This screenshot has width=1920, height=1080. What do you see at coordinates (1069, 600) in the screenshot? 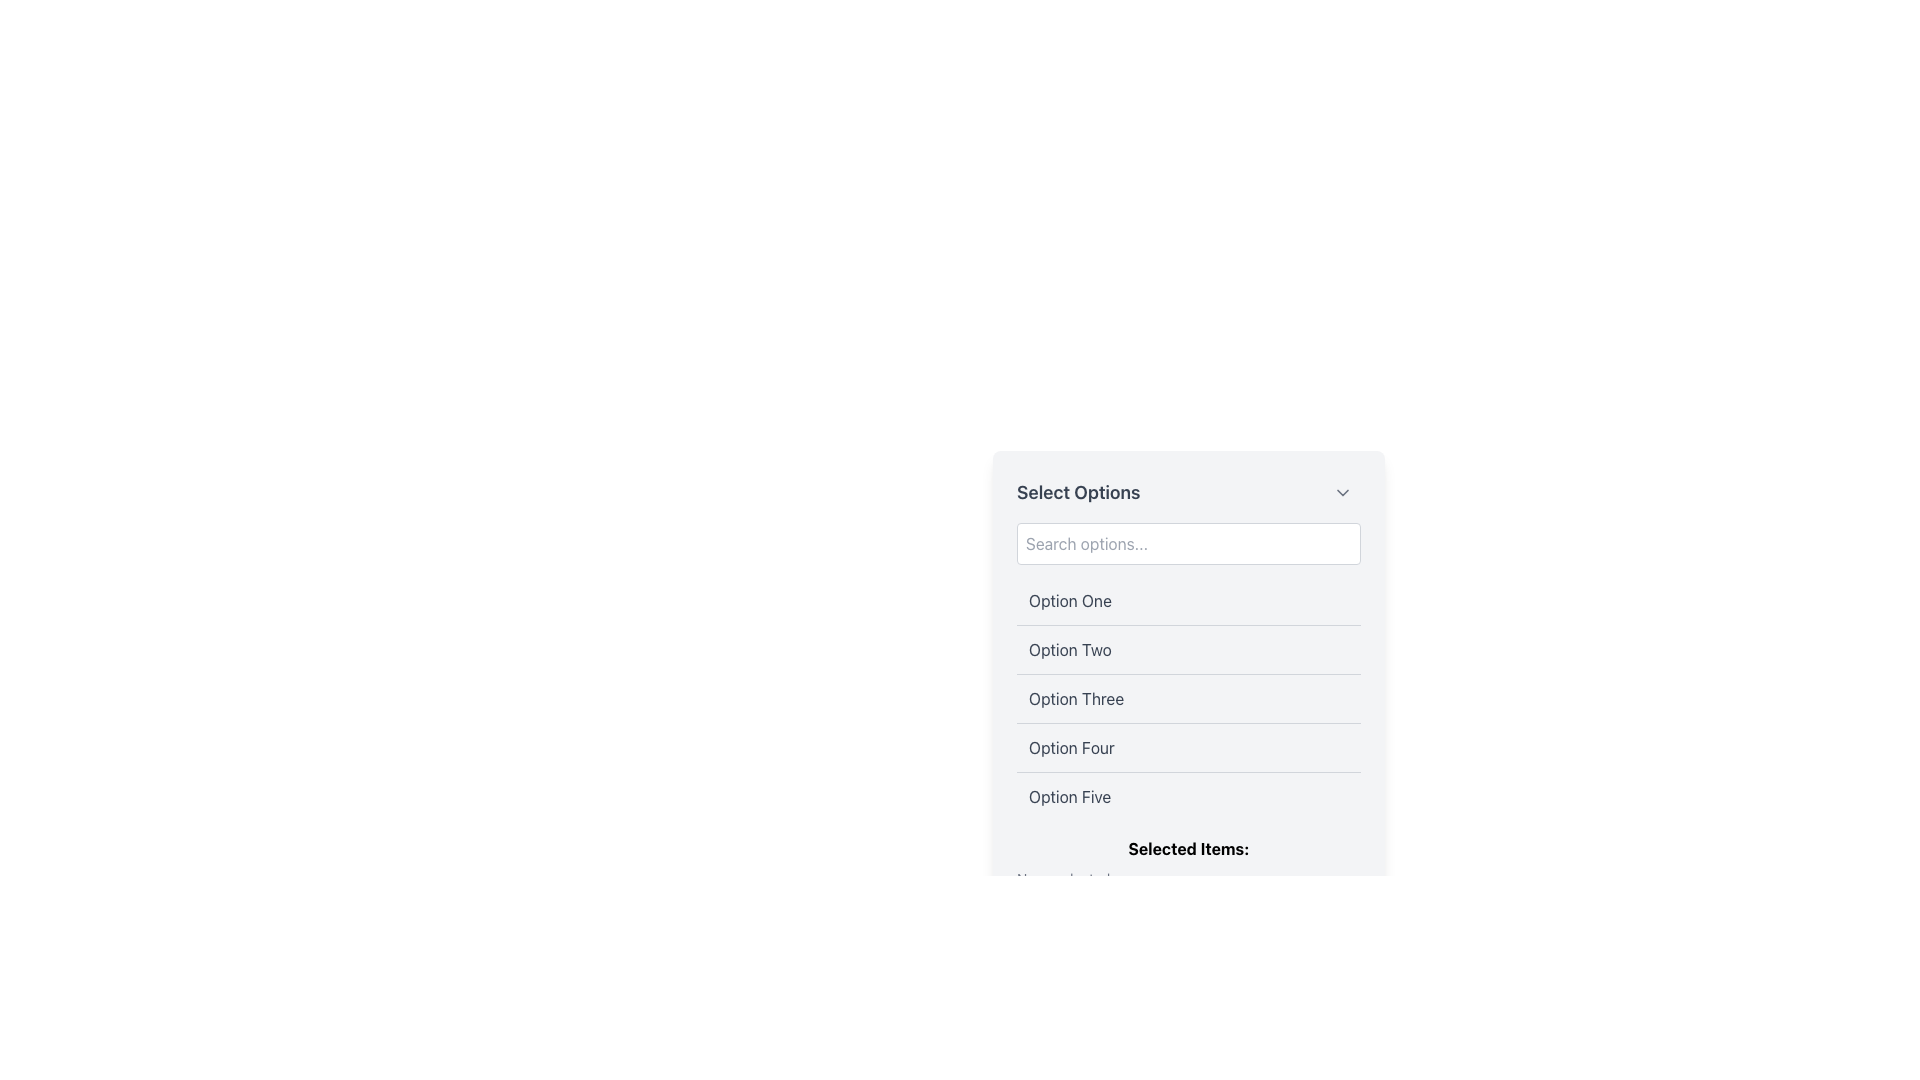
I see `the text label displaying 'Option One', which is the first option in the list under 'Select Options'` at bounding box center [1069, 600].